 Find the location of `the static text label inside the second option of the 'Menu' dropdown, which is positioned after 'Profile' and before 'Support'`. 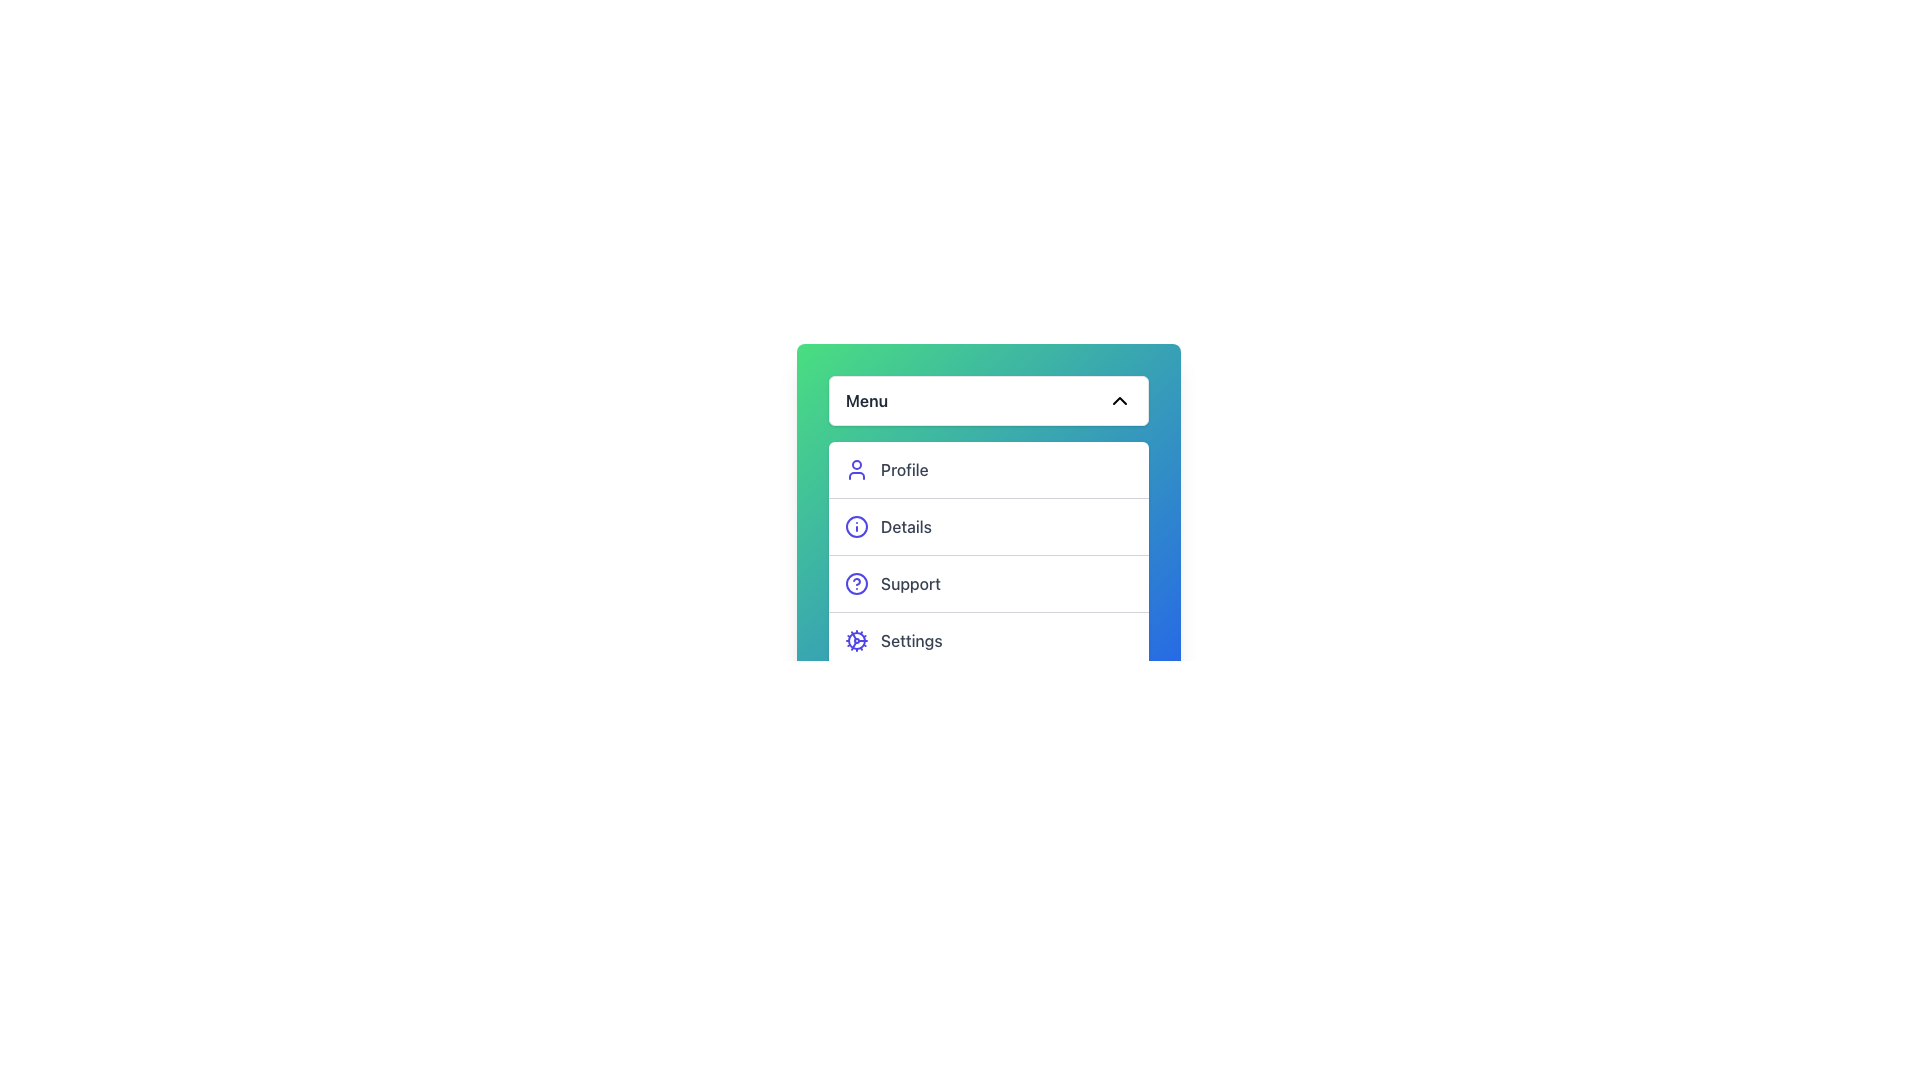

the static text label inside the second option of the 'Menu' dropdown, which is positioned after 'Profile' and before 'Support' is located at coordinates (905, 526).